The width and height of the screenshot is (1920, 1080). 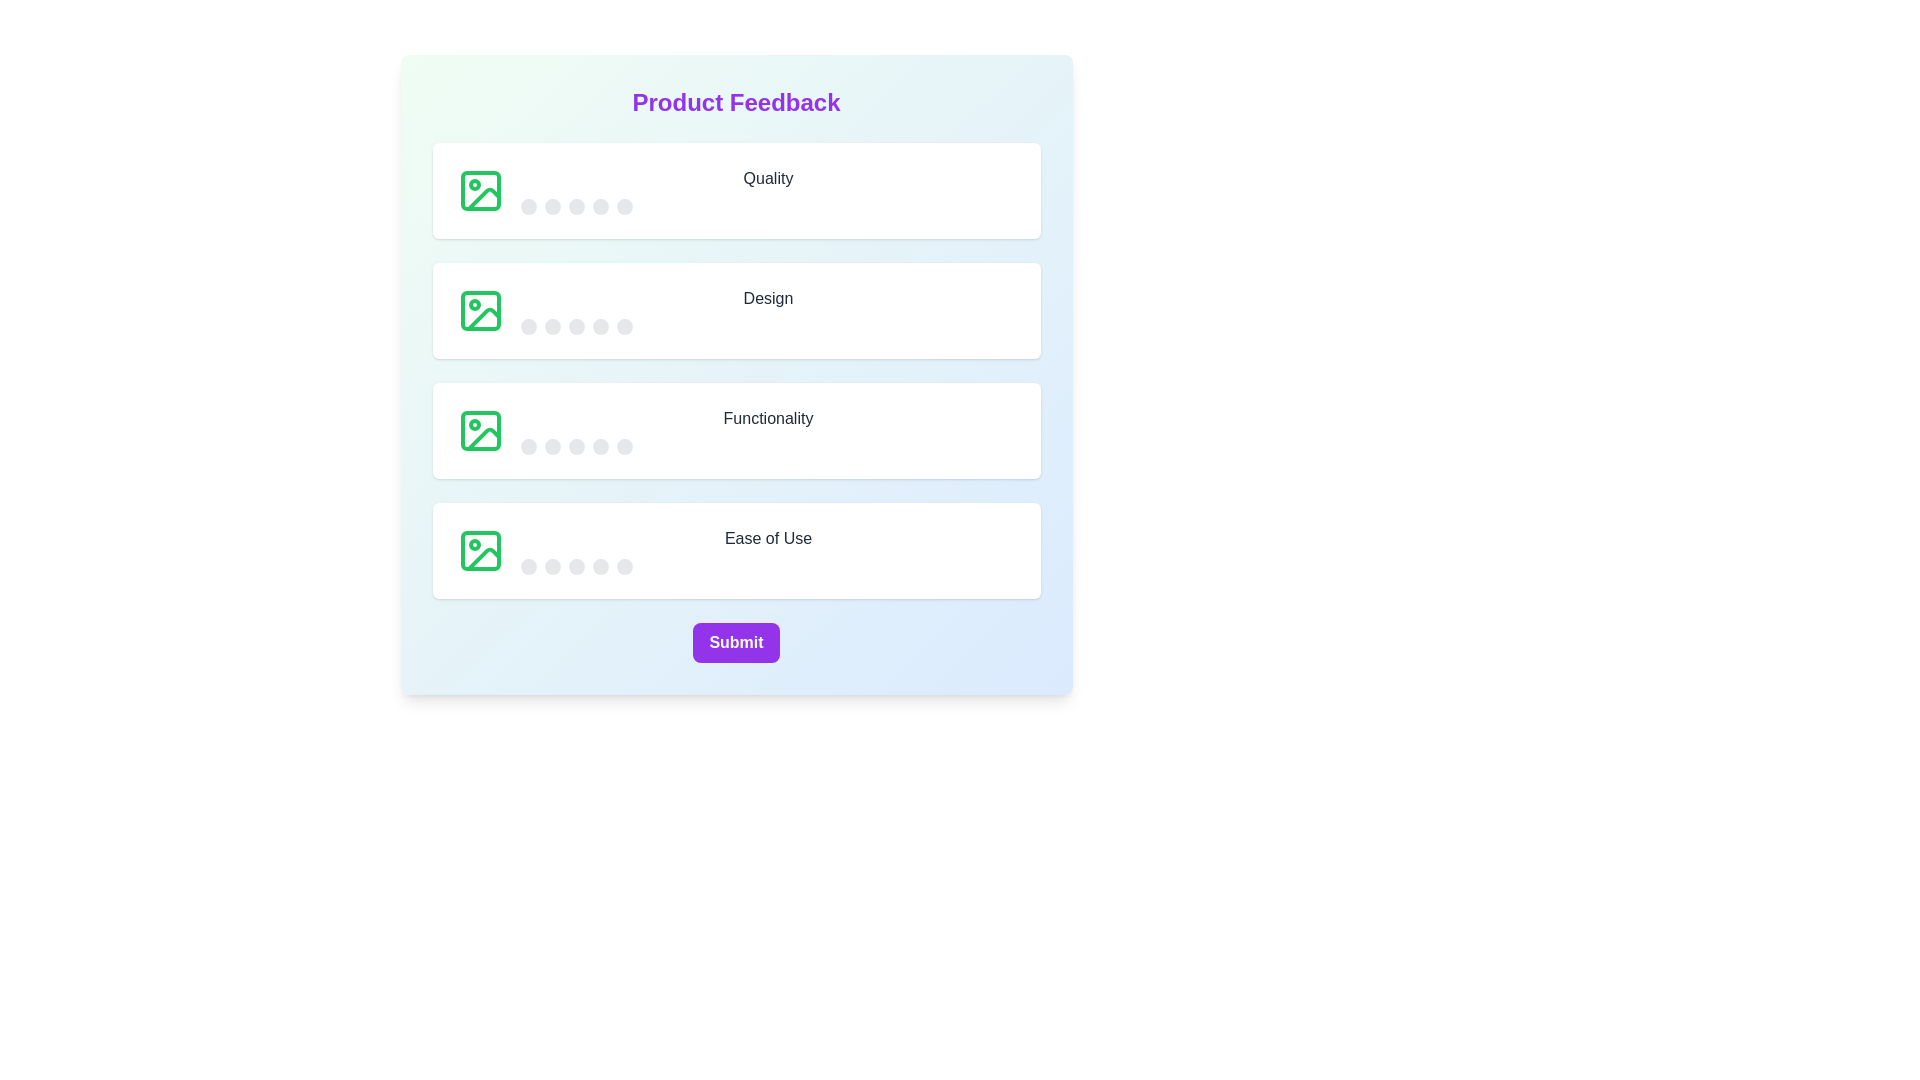 What do you see at coordinates (480, 311) in the screenshot?
I see `the image icon next to the category Design` at bounding box center [480, 311].